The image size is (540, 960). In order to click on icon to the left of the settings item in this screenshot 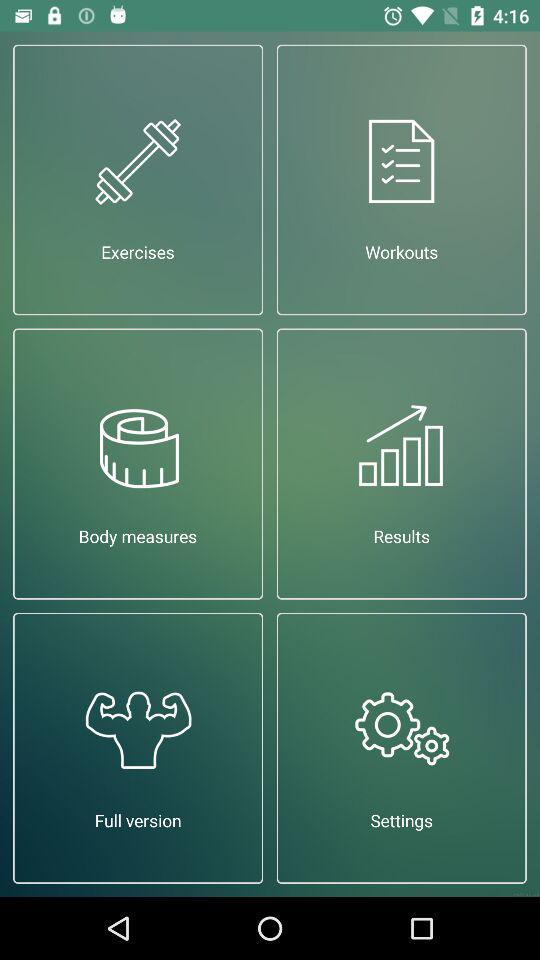, I will do `click(137, 747)`.